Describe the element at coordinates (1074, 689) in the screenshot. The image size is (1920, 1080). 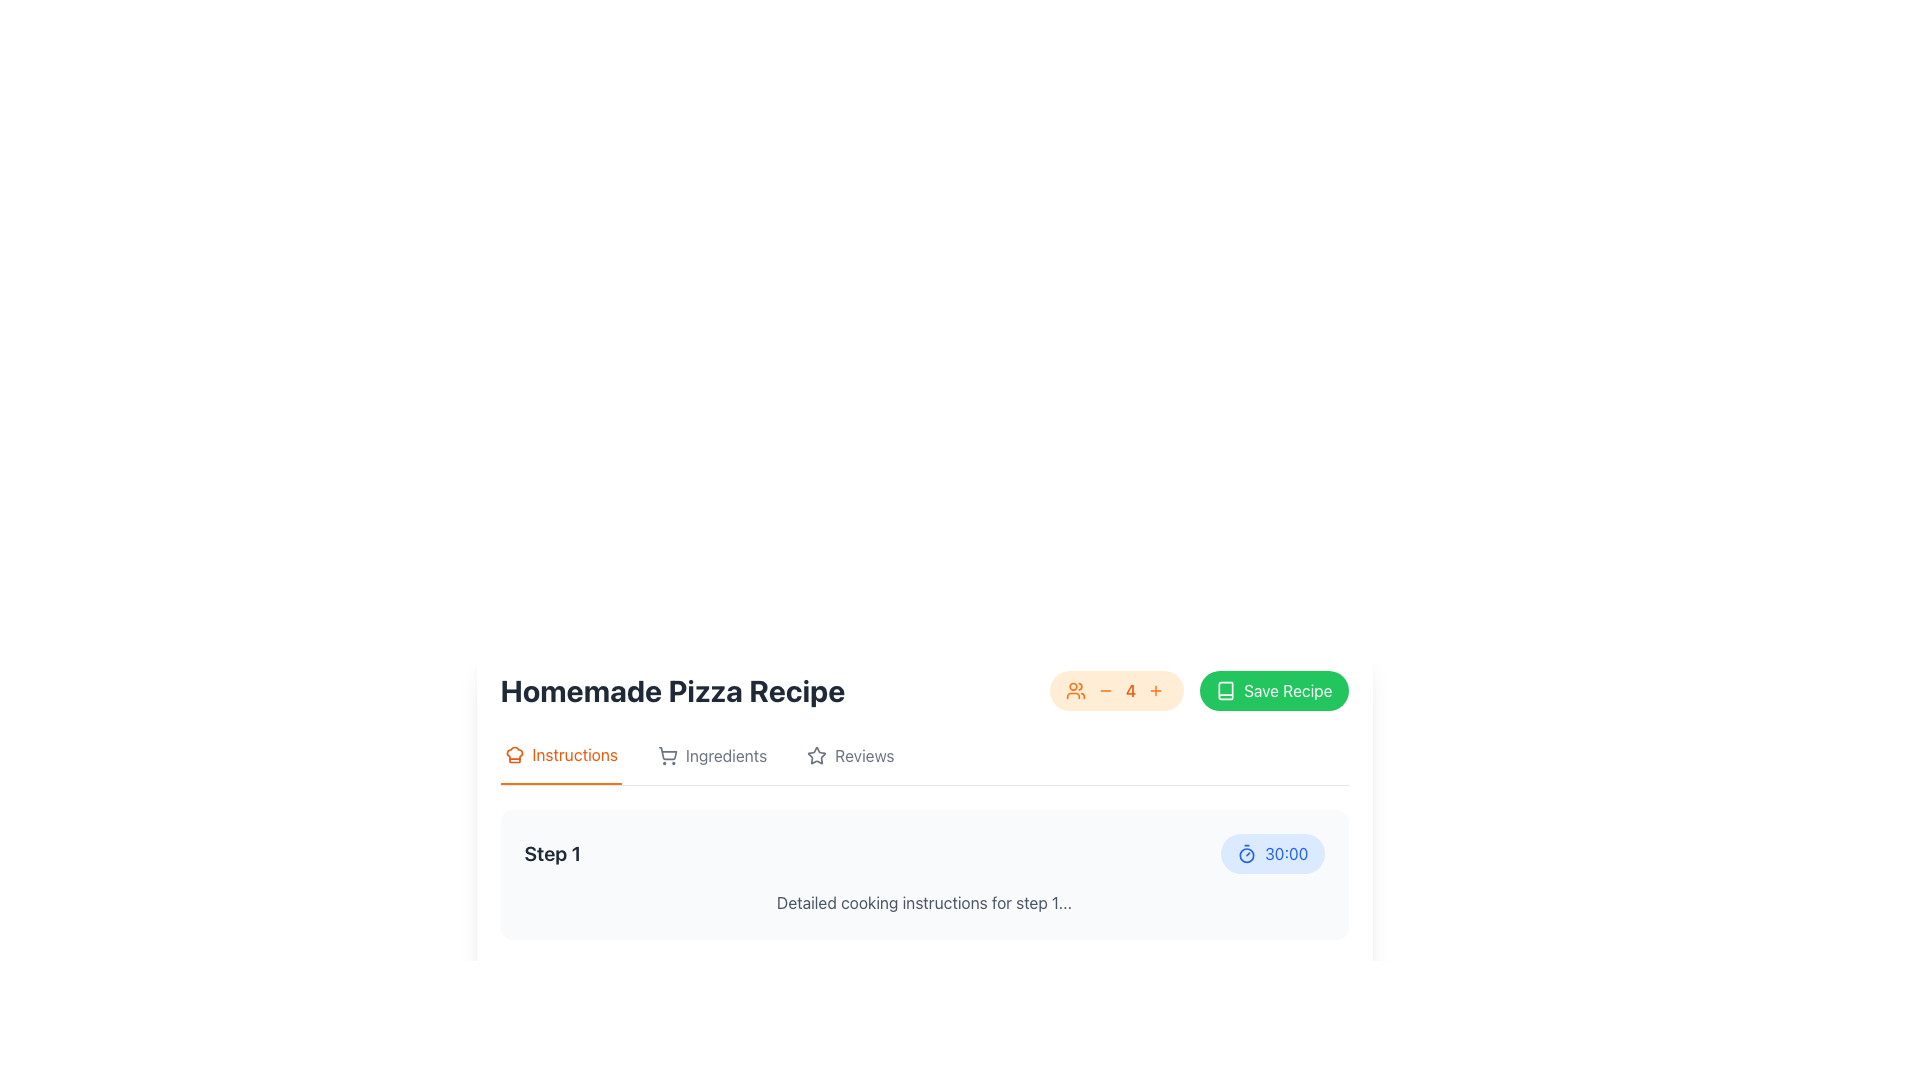
I see `the user-related data icon located between the decrement button and the numeric label '4' in the upper right section of the page interface` at that location.